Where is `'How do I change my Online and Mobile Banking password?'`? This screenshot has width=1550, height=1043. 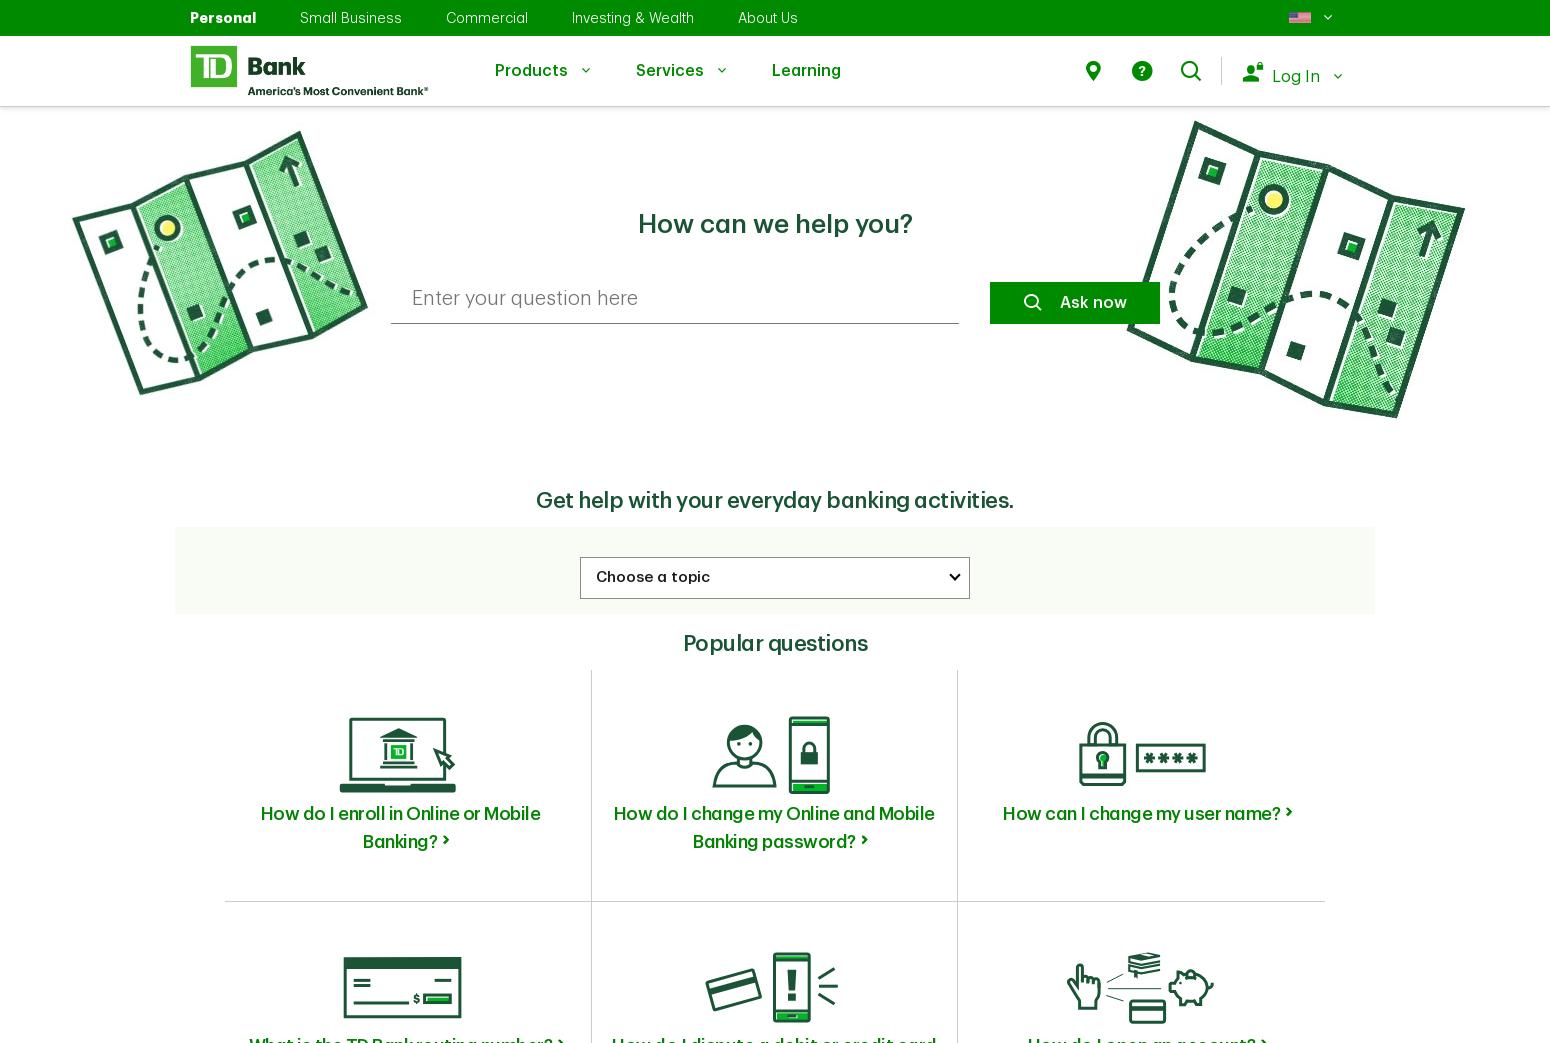 'How do I change my Online and Mobile Banking password?' is located at coordinates (773, 828).